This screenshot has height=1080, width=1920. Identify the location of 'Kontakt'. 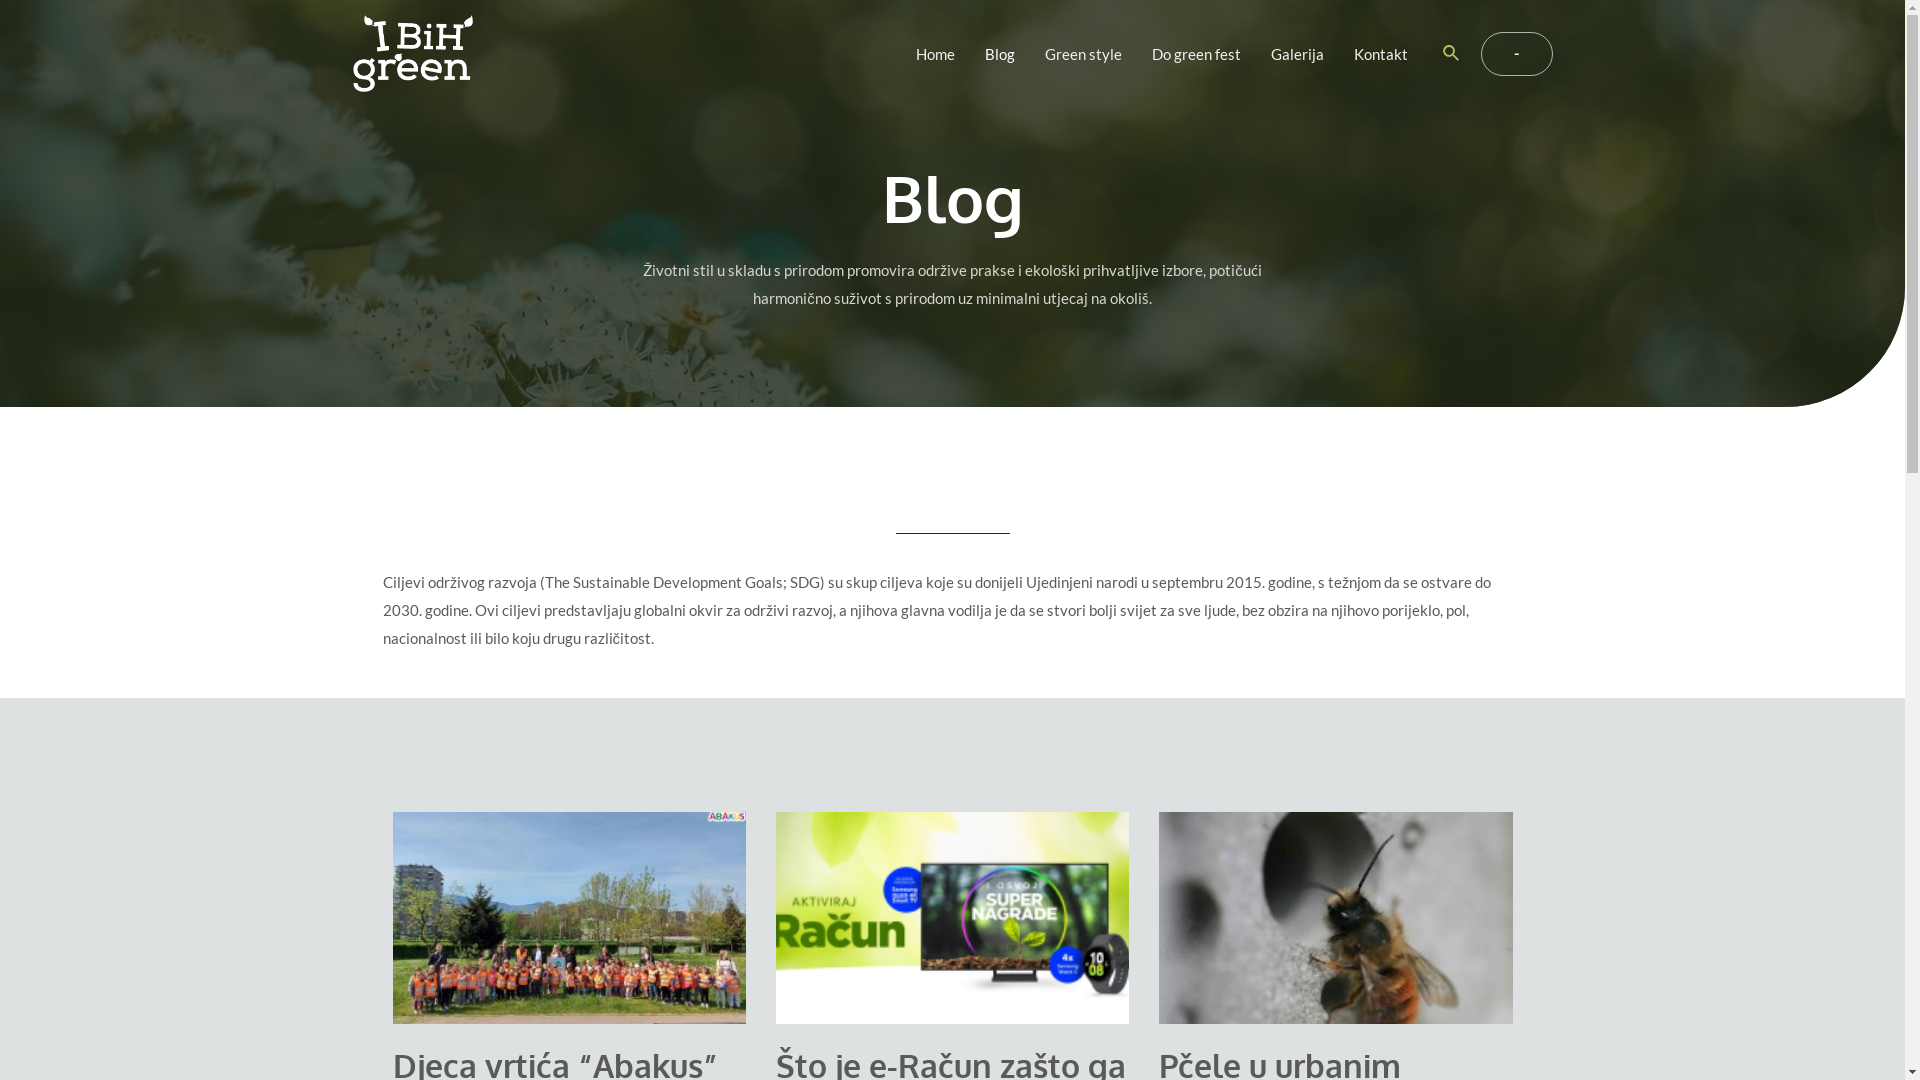
(1380, 53).